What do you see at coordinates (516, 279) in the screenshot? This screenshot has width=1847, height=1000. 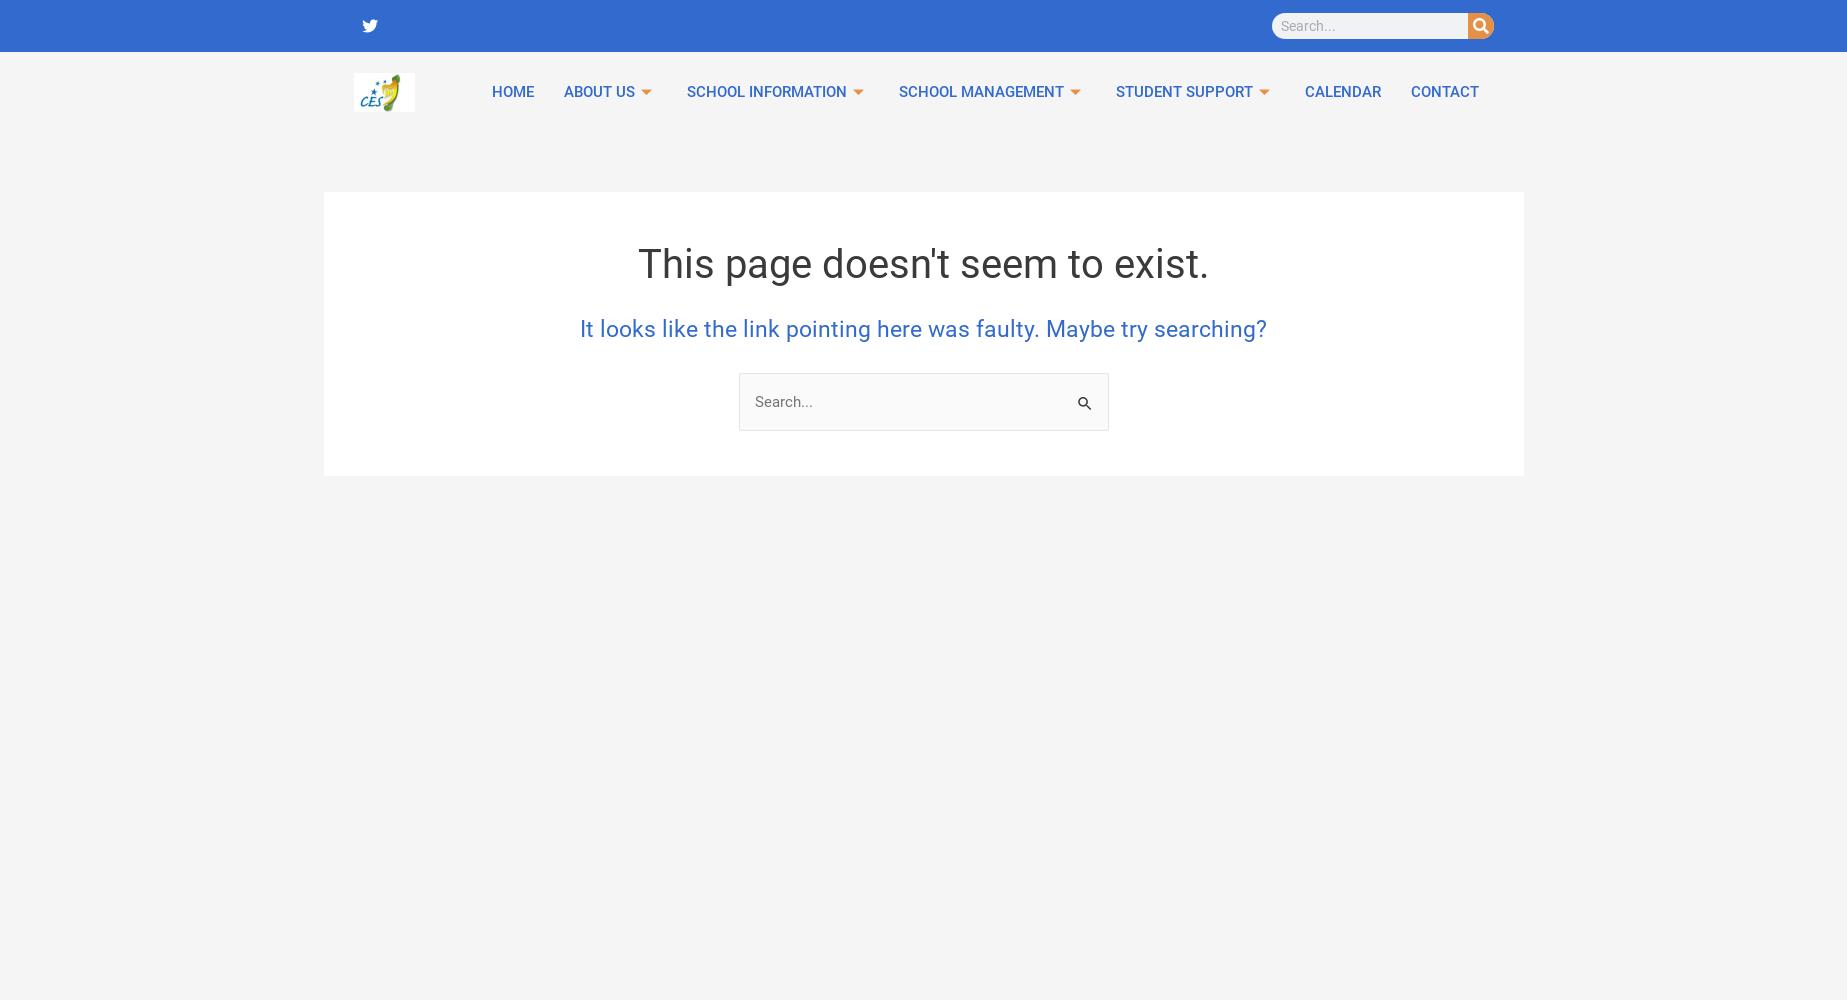 I see `'English language support primary'` at bounding box center [516, 279].